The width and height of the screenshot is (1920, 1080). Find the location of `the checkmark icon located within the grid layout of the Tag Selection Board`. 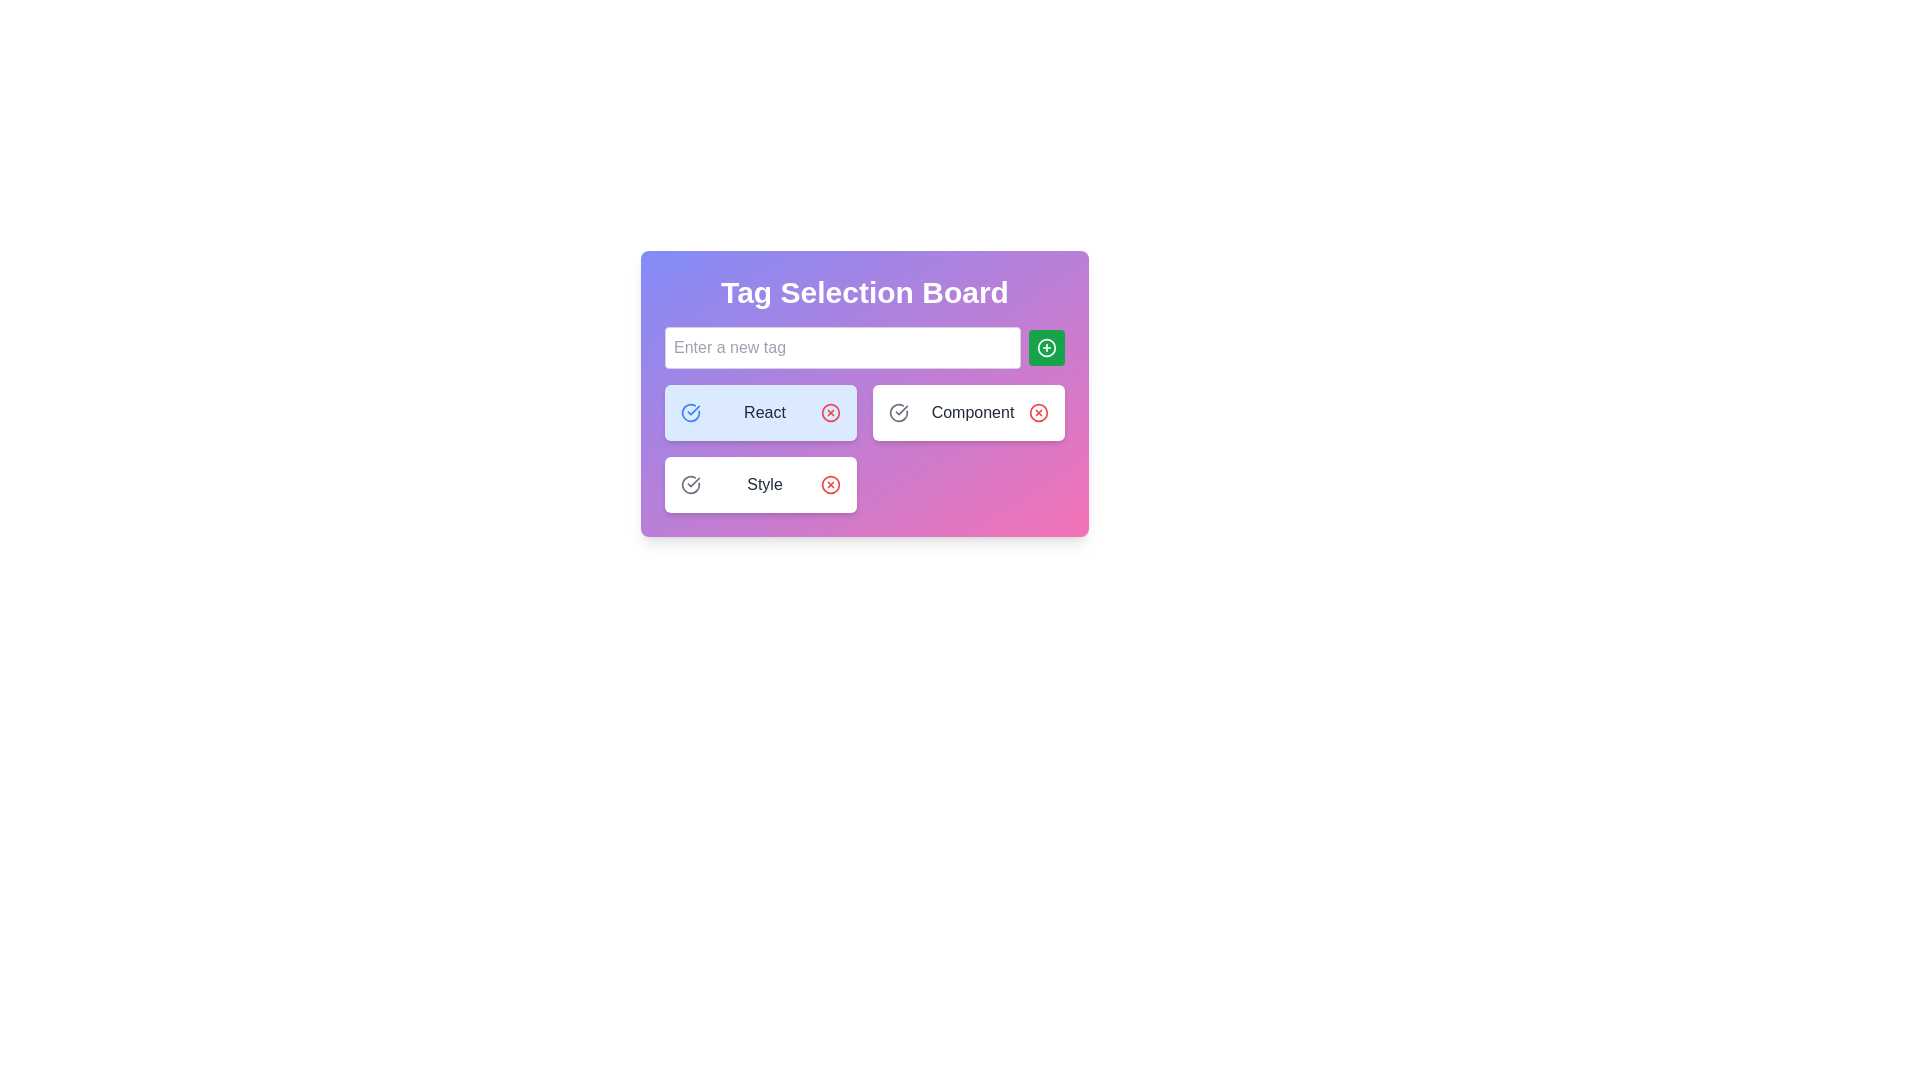

the checkmark icon located within the grid layout of the Tag Selection Board is located at coordinates (864, 447).